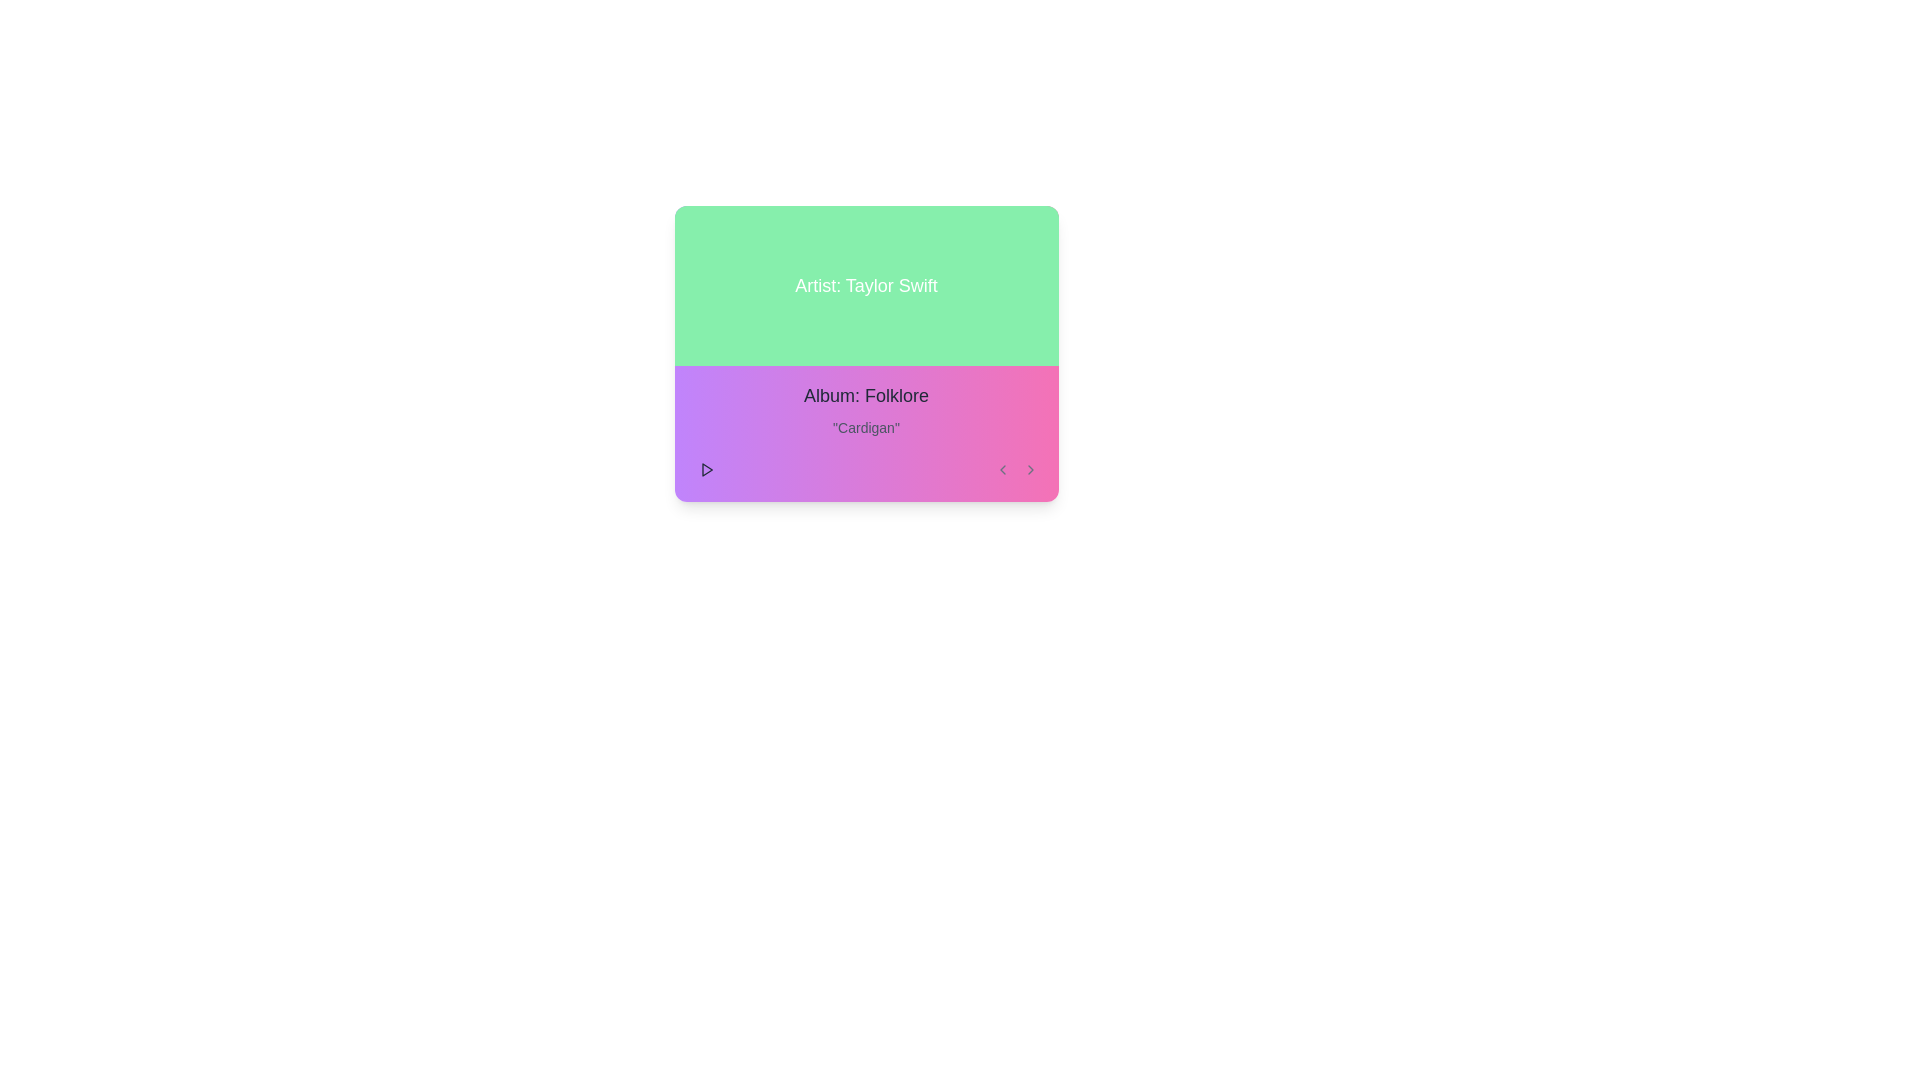 Image resolution: width=1920 pixels, height=1080 pixels. Describe the element at coordinates (707, 470) in the screenshot. I see `the triangular play button icon located at the bottom-left corner of the card UI element` at that location.